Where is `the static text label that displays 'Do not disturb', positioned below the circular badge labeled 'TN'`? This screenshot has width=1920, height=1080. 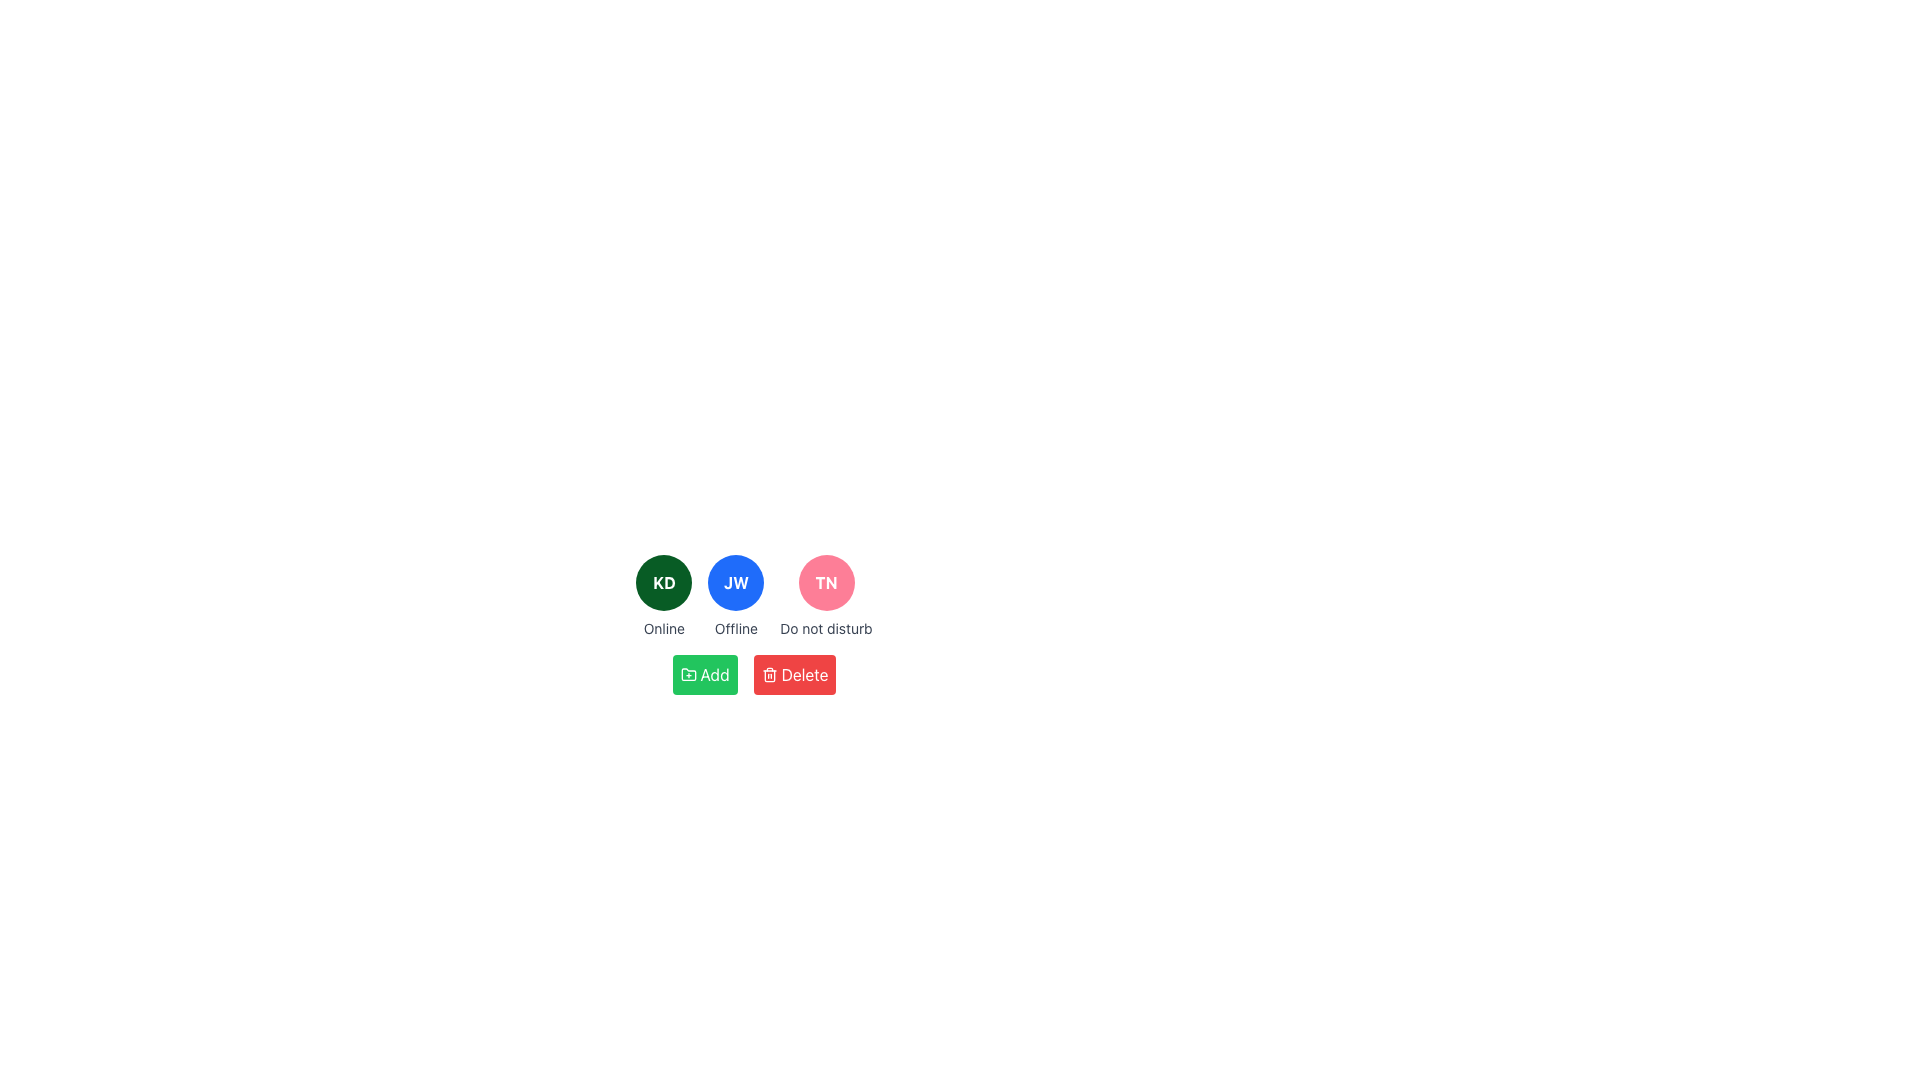 the static text label that displays 'Do not disturb', positioned below the circular badge labeled 'TN' is located at coordinates (826, 627).